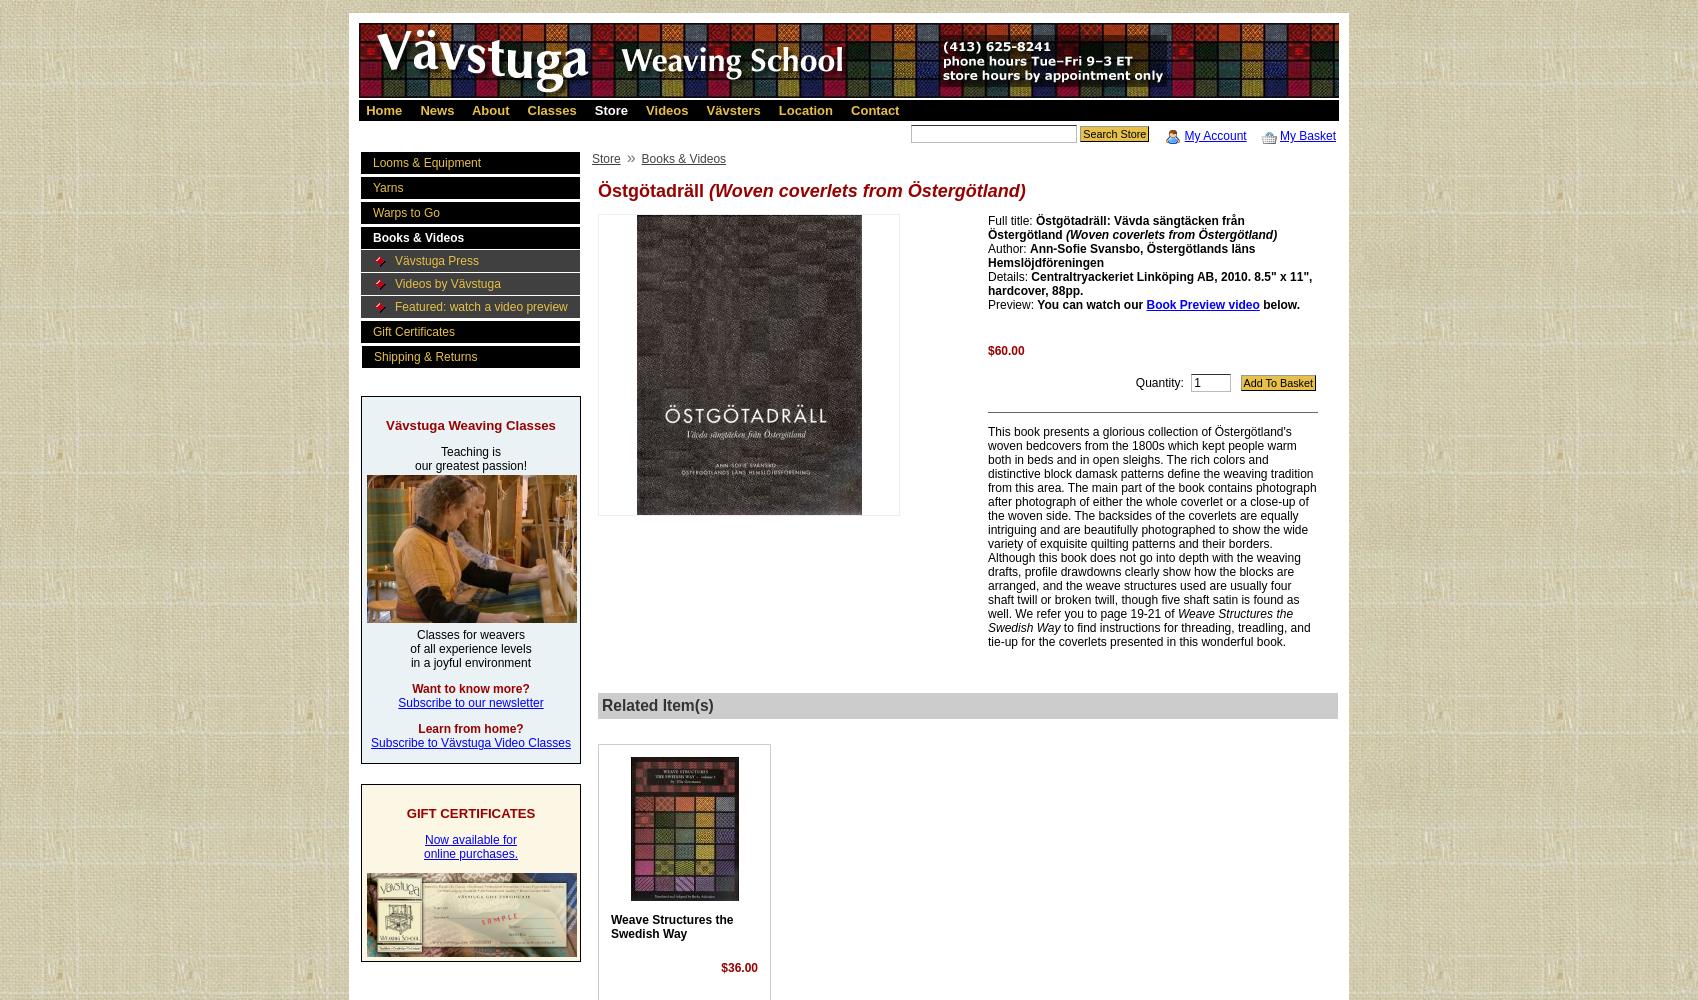  Describe the element at coordinates (418, 237) in the screenshot. I see `'Books & Videos'` at that location.